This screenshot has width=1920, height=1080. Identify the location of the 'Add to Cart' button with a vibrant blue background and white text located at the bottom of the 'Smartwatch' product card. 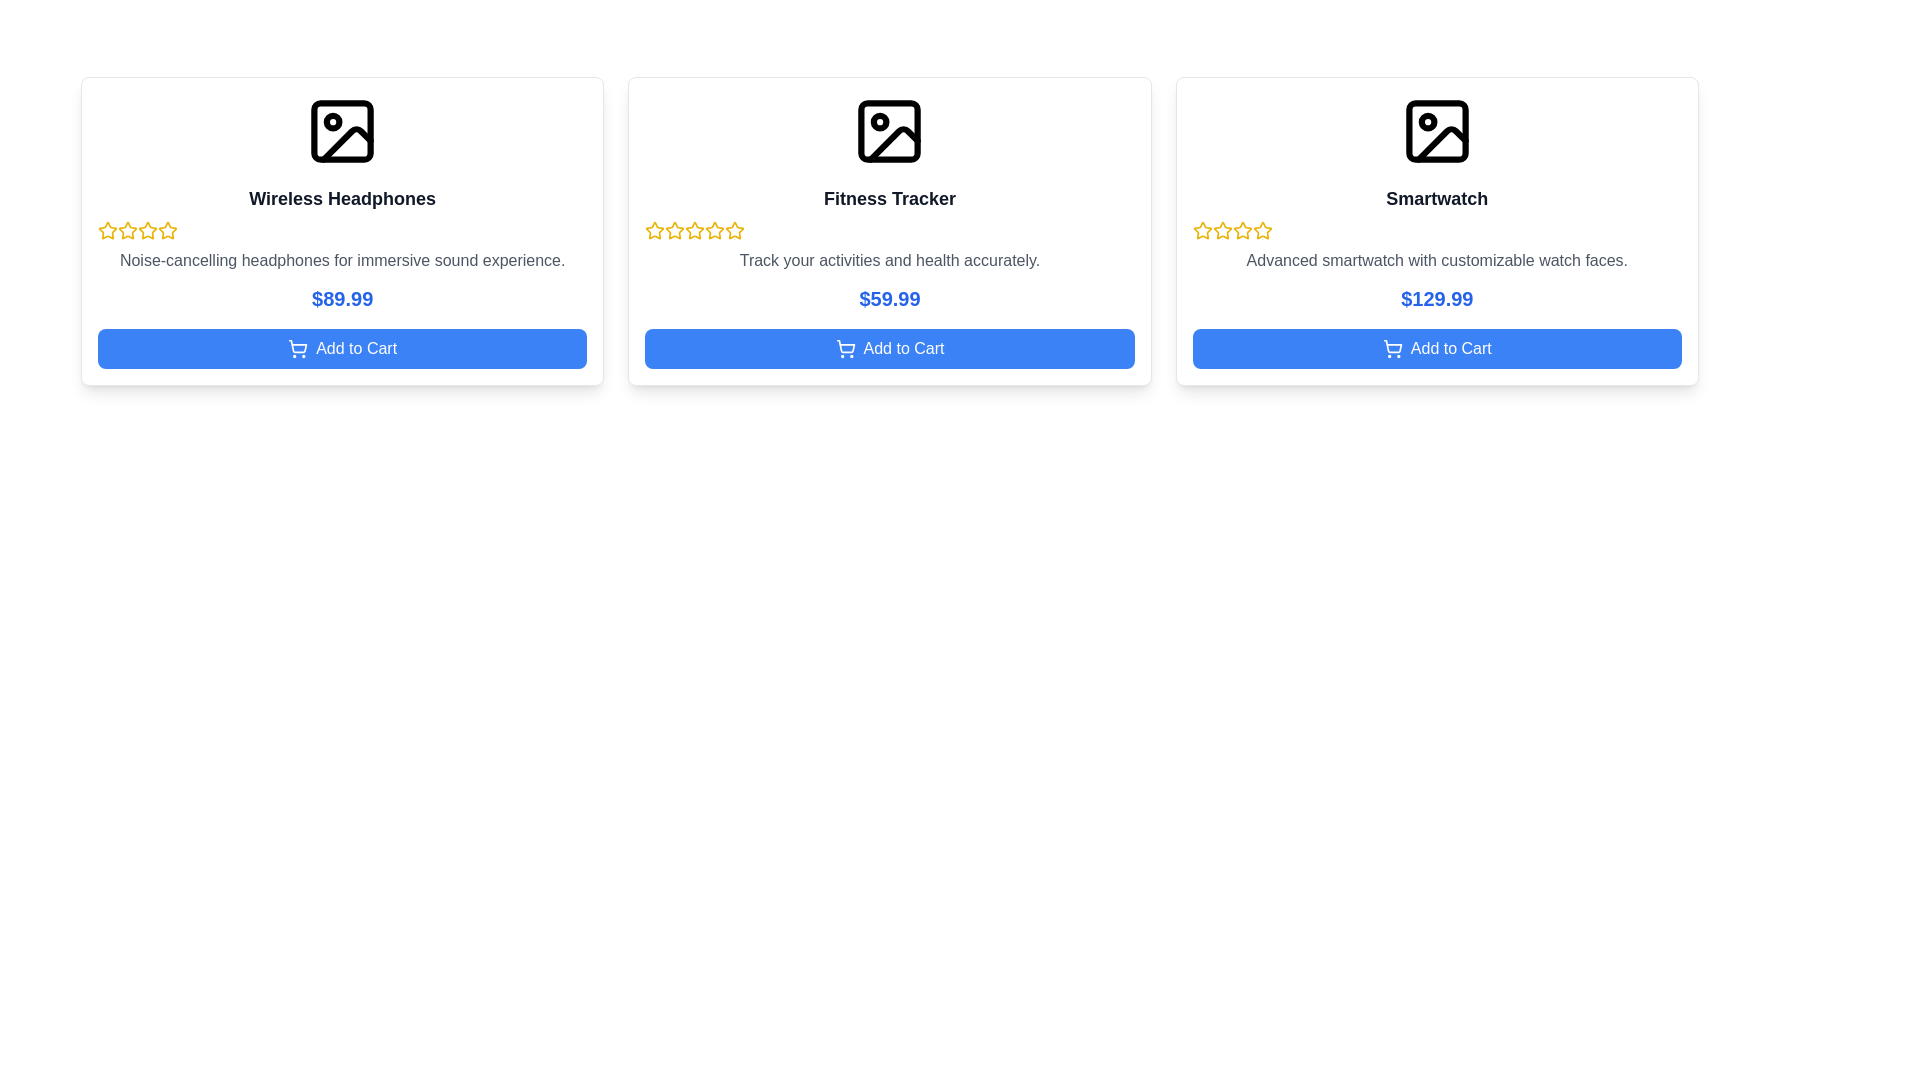
(1436, 347).